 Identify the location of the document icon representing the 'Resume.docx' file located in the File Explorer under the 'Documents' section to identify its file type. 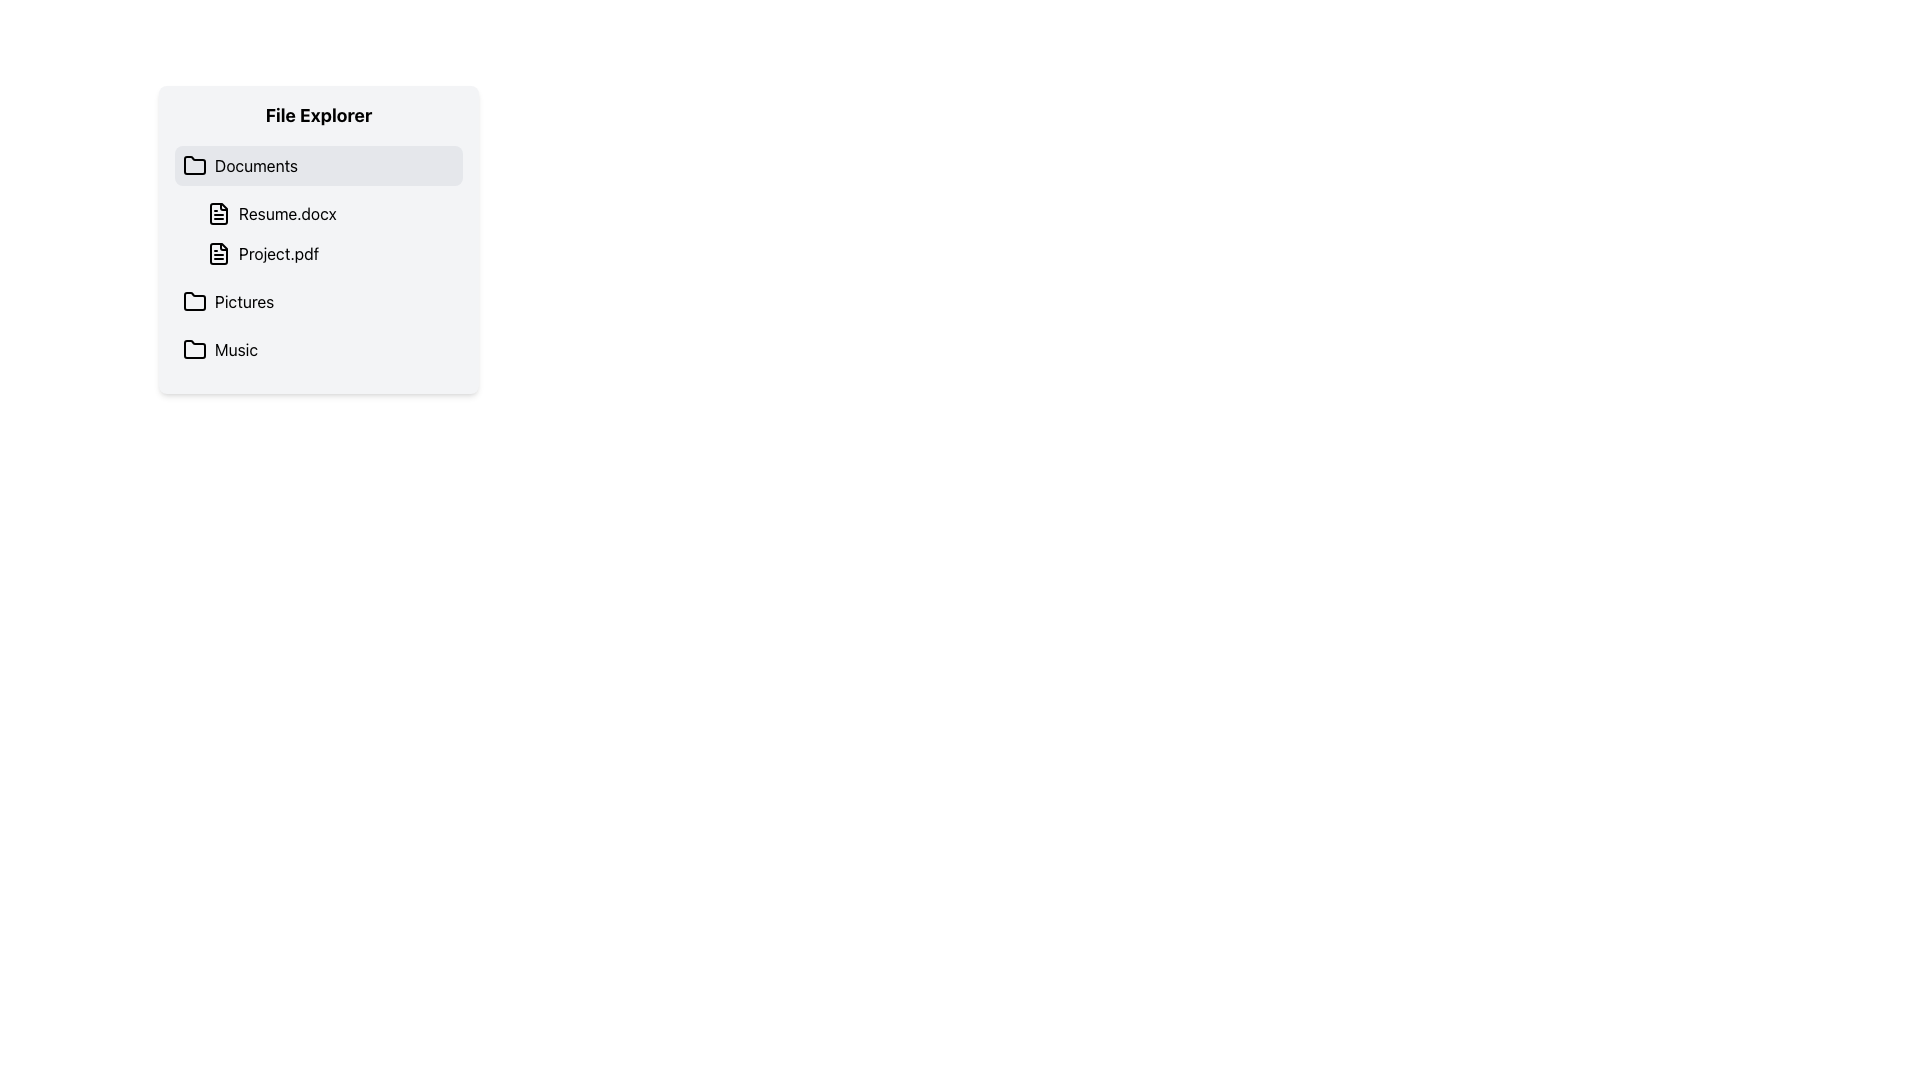
(219, 213).